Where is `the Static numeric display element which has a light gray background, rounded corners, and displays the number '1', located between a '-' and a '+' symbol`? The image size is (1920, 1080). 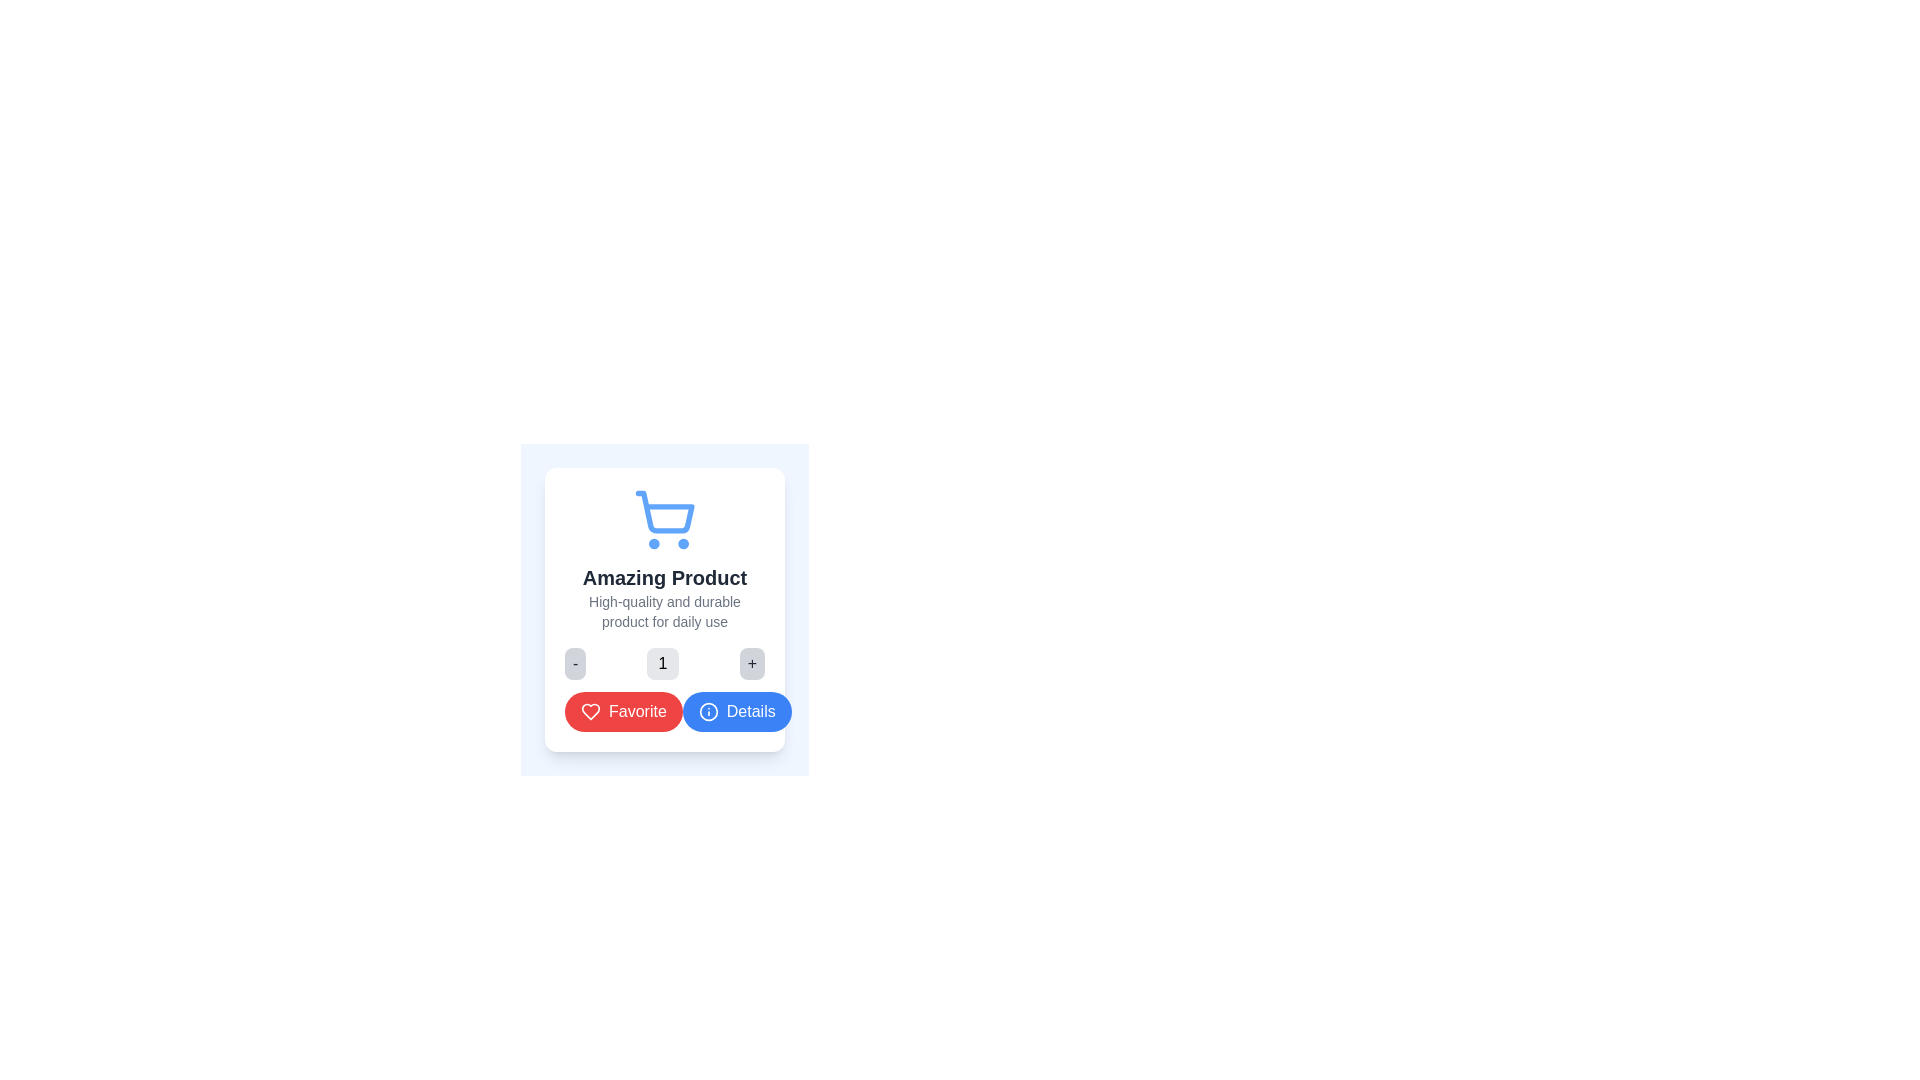
the Static numeric display element which has a light gray background, rounded corners, and displays the number '1', located between a '-' and a '+' symbol is located at coordinates (662, 663).